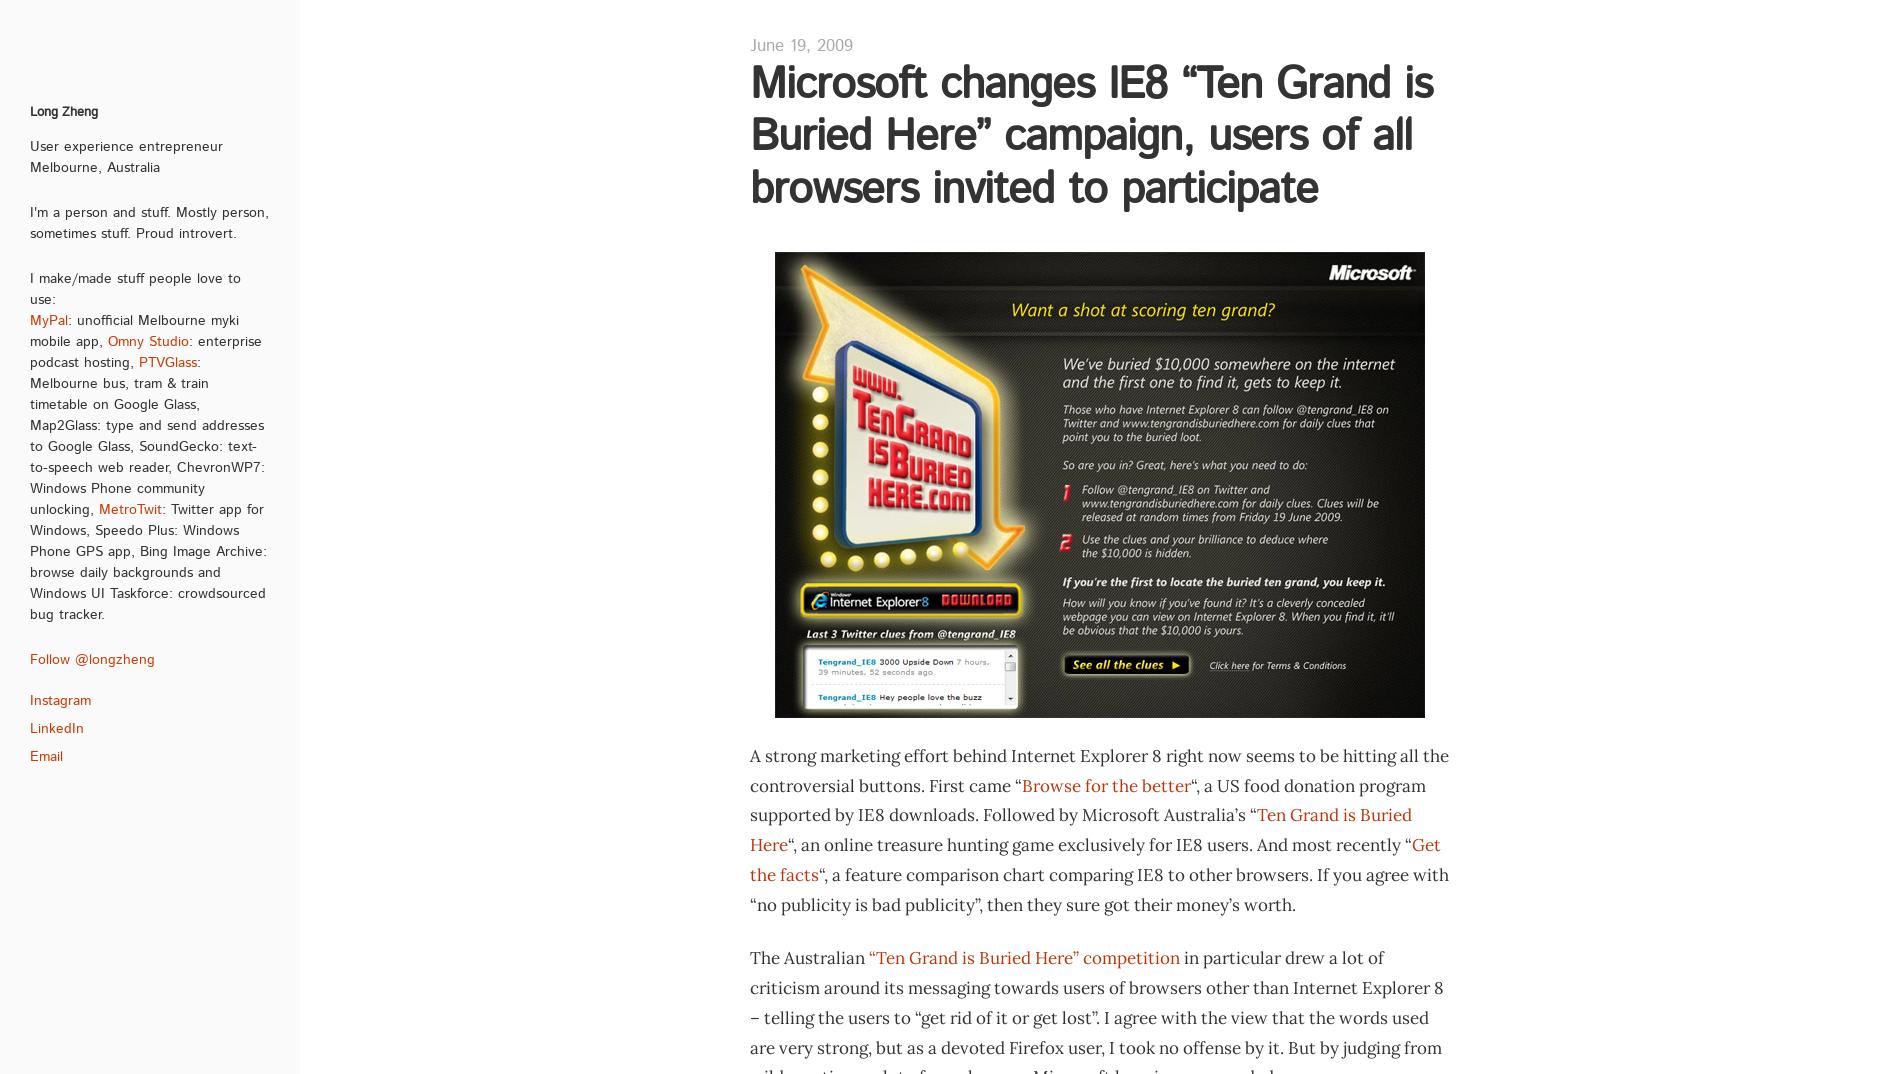 Image resolution: width=1900 pixels, height=1074 pixels. Describe the element at coordinates (57, 727) in the screenshot. I see `'LinkedIn'` at that location.